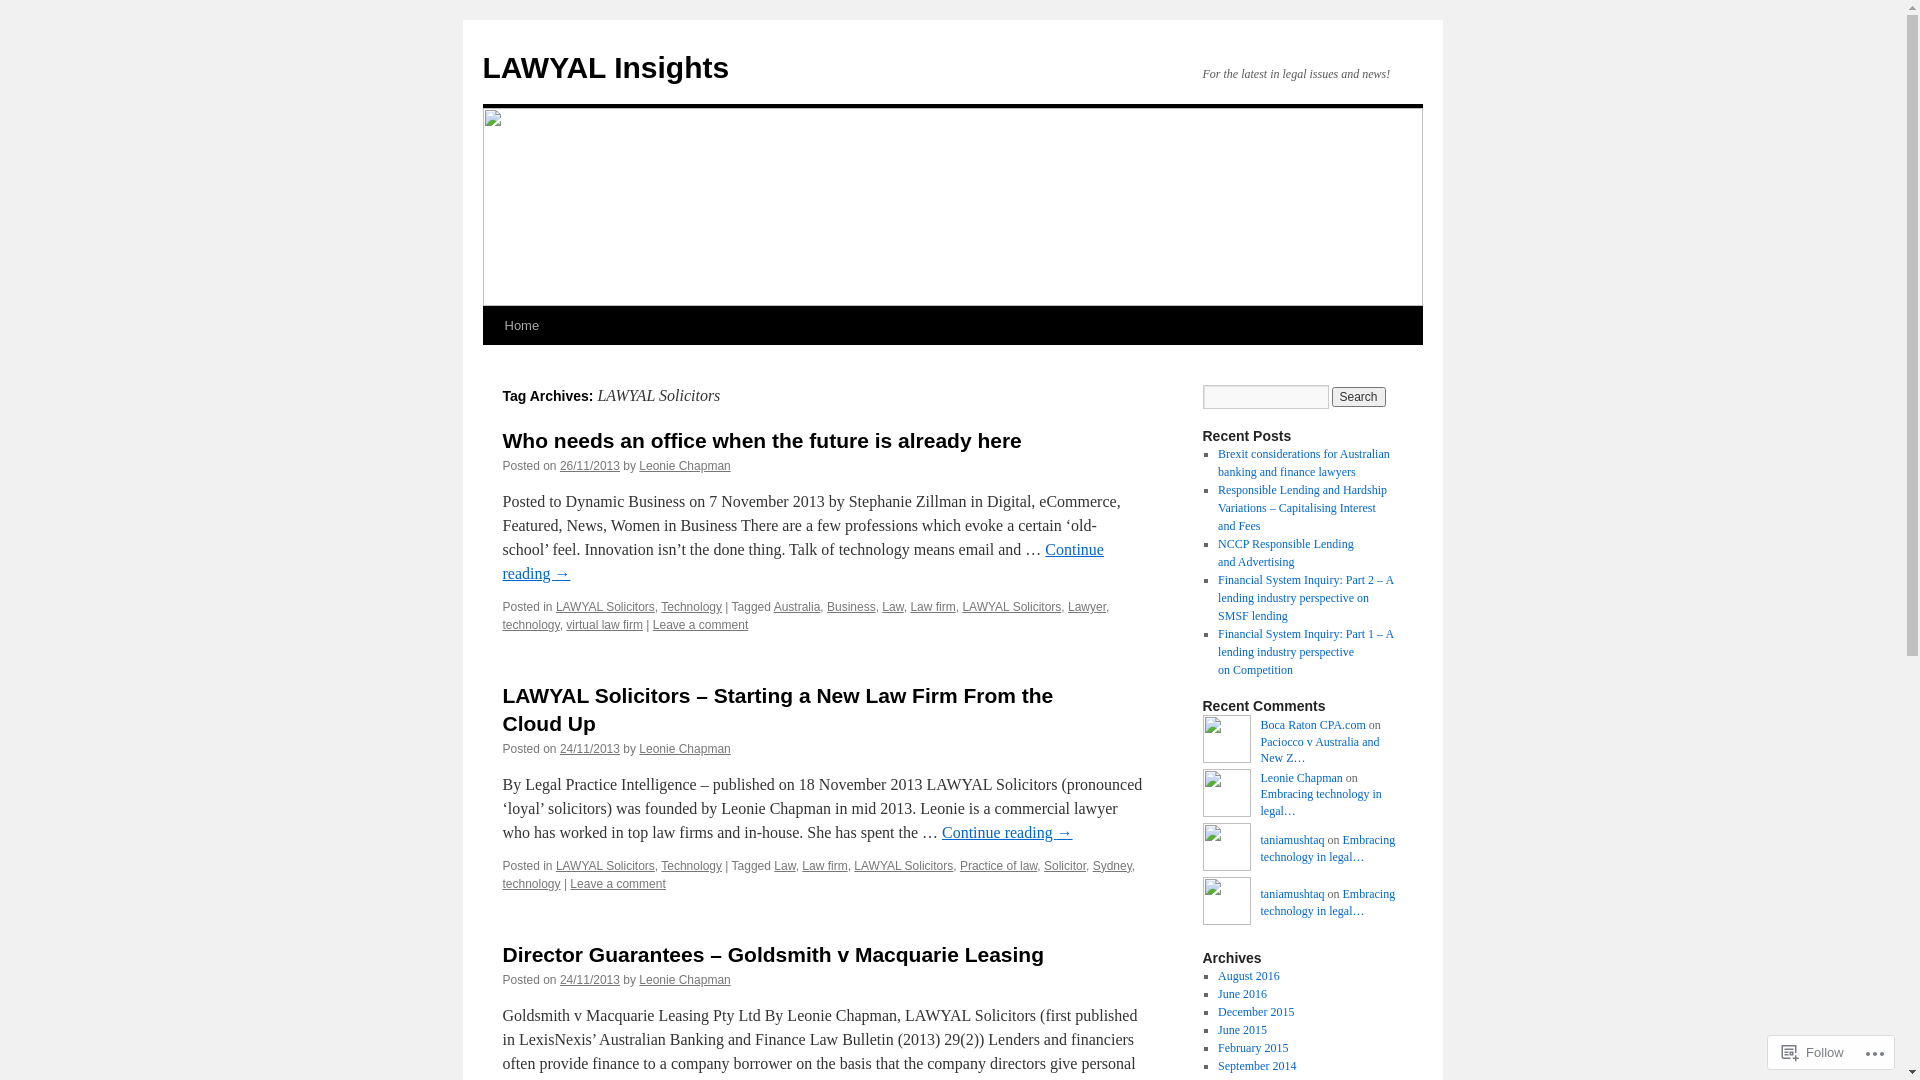 The width and height of the screenshot is (1920, 1080). What do you see at coordinates (1247, 974) in the screenshot?
I see `'August 2016'` at bounding box center [1247, 974].